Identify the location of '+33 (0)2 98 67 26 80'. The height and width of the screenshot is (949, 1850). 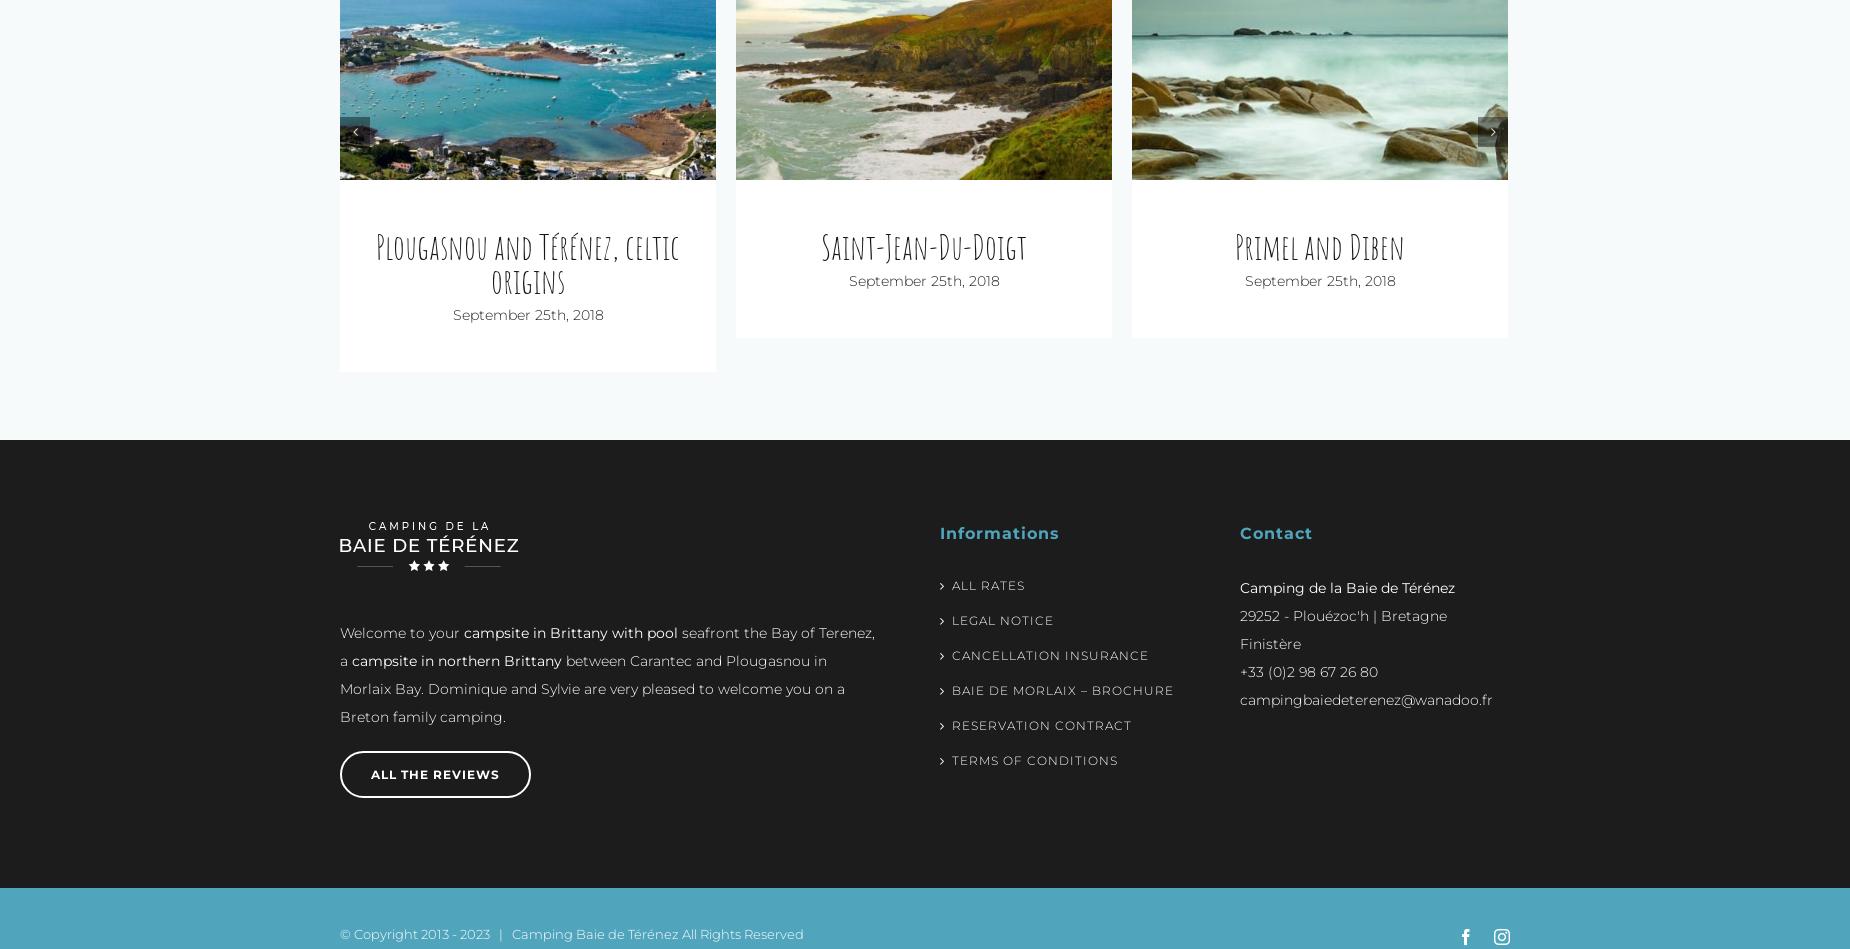
(1308, 638).